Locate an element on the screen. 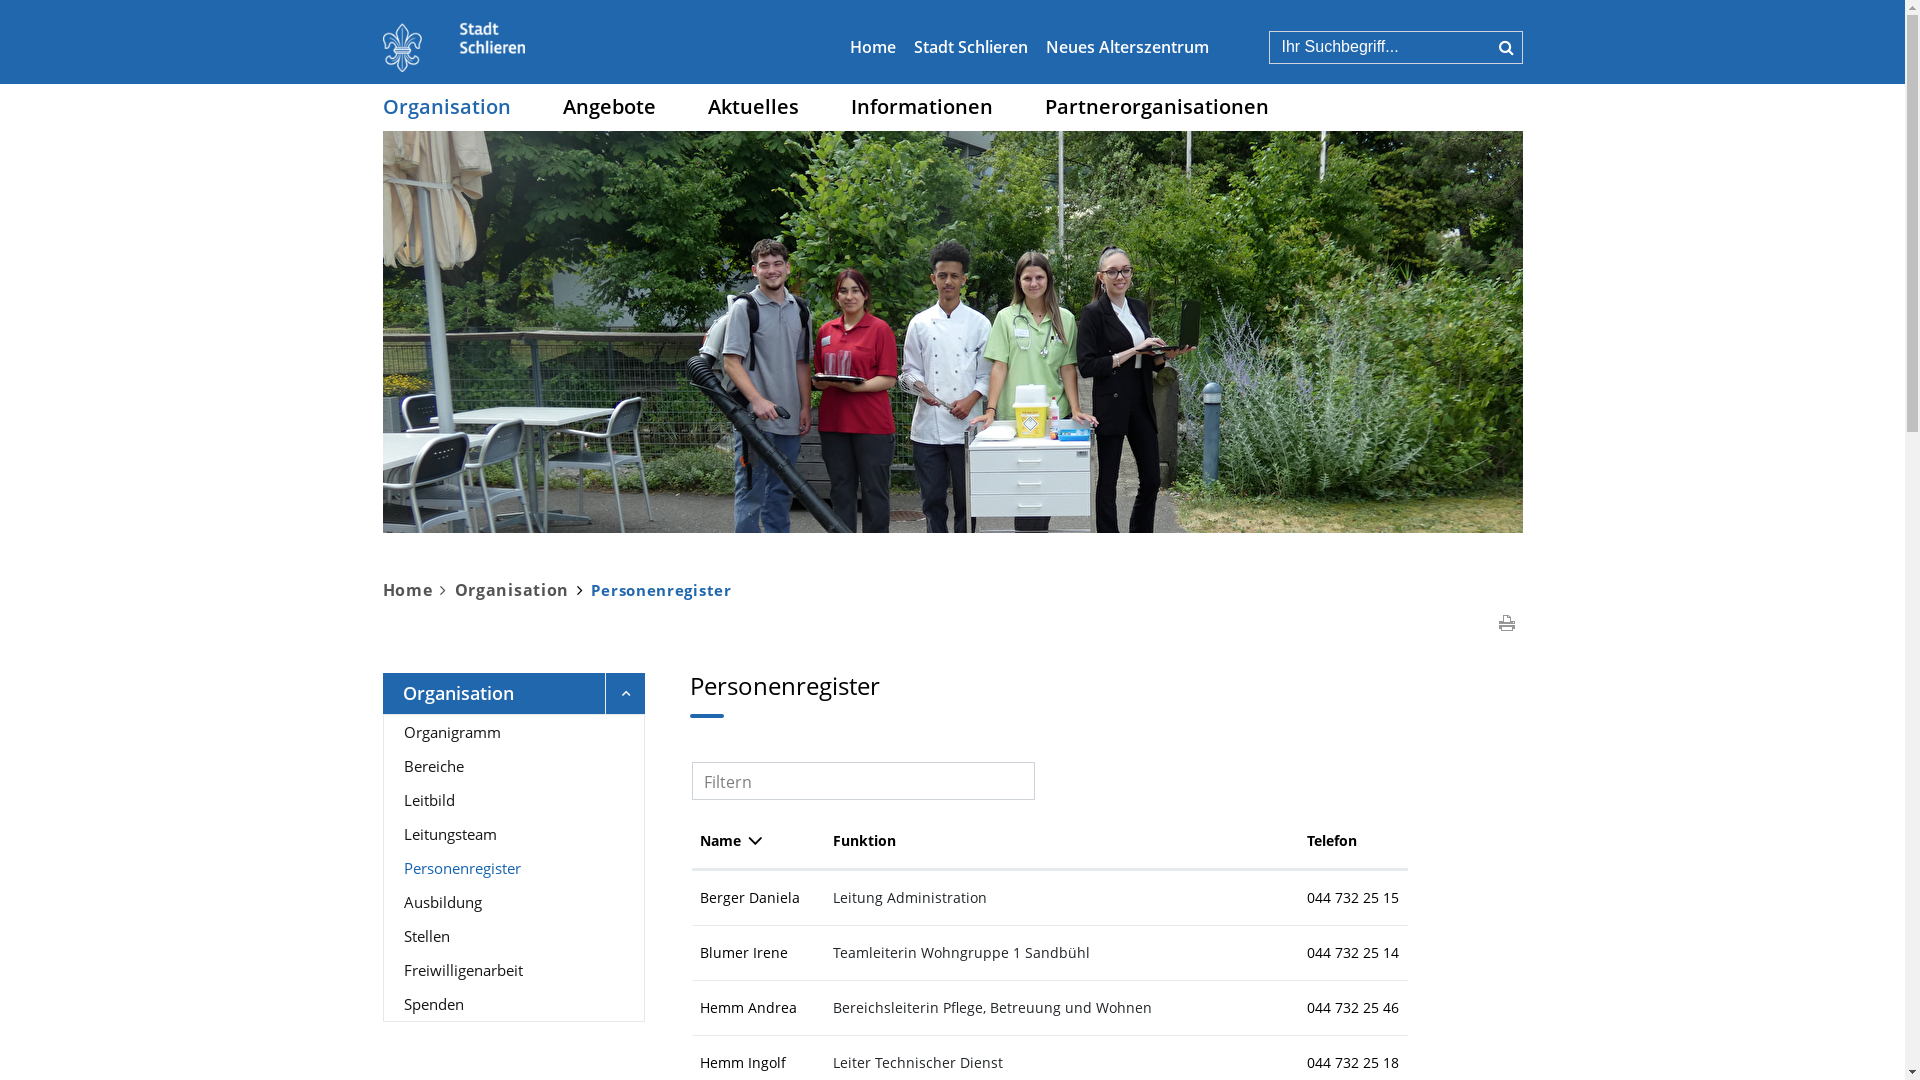  'Bereiche' is located at coordinates (514, 765).